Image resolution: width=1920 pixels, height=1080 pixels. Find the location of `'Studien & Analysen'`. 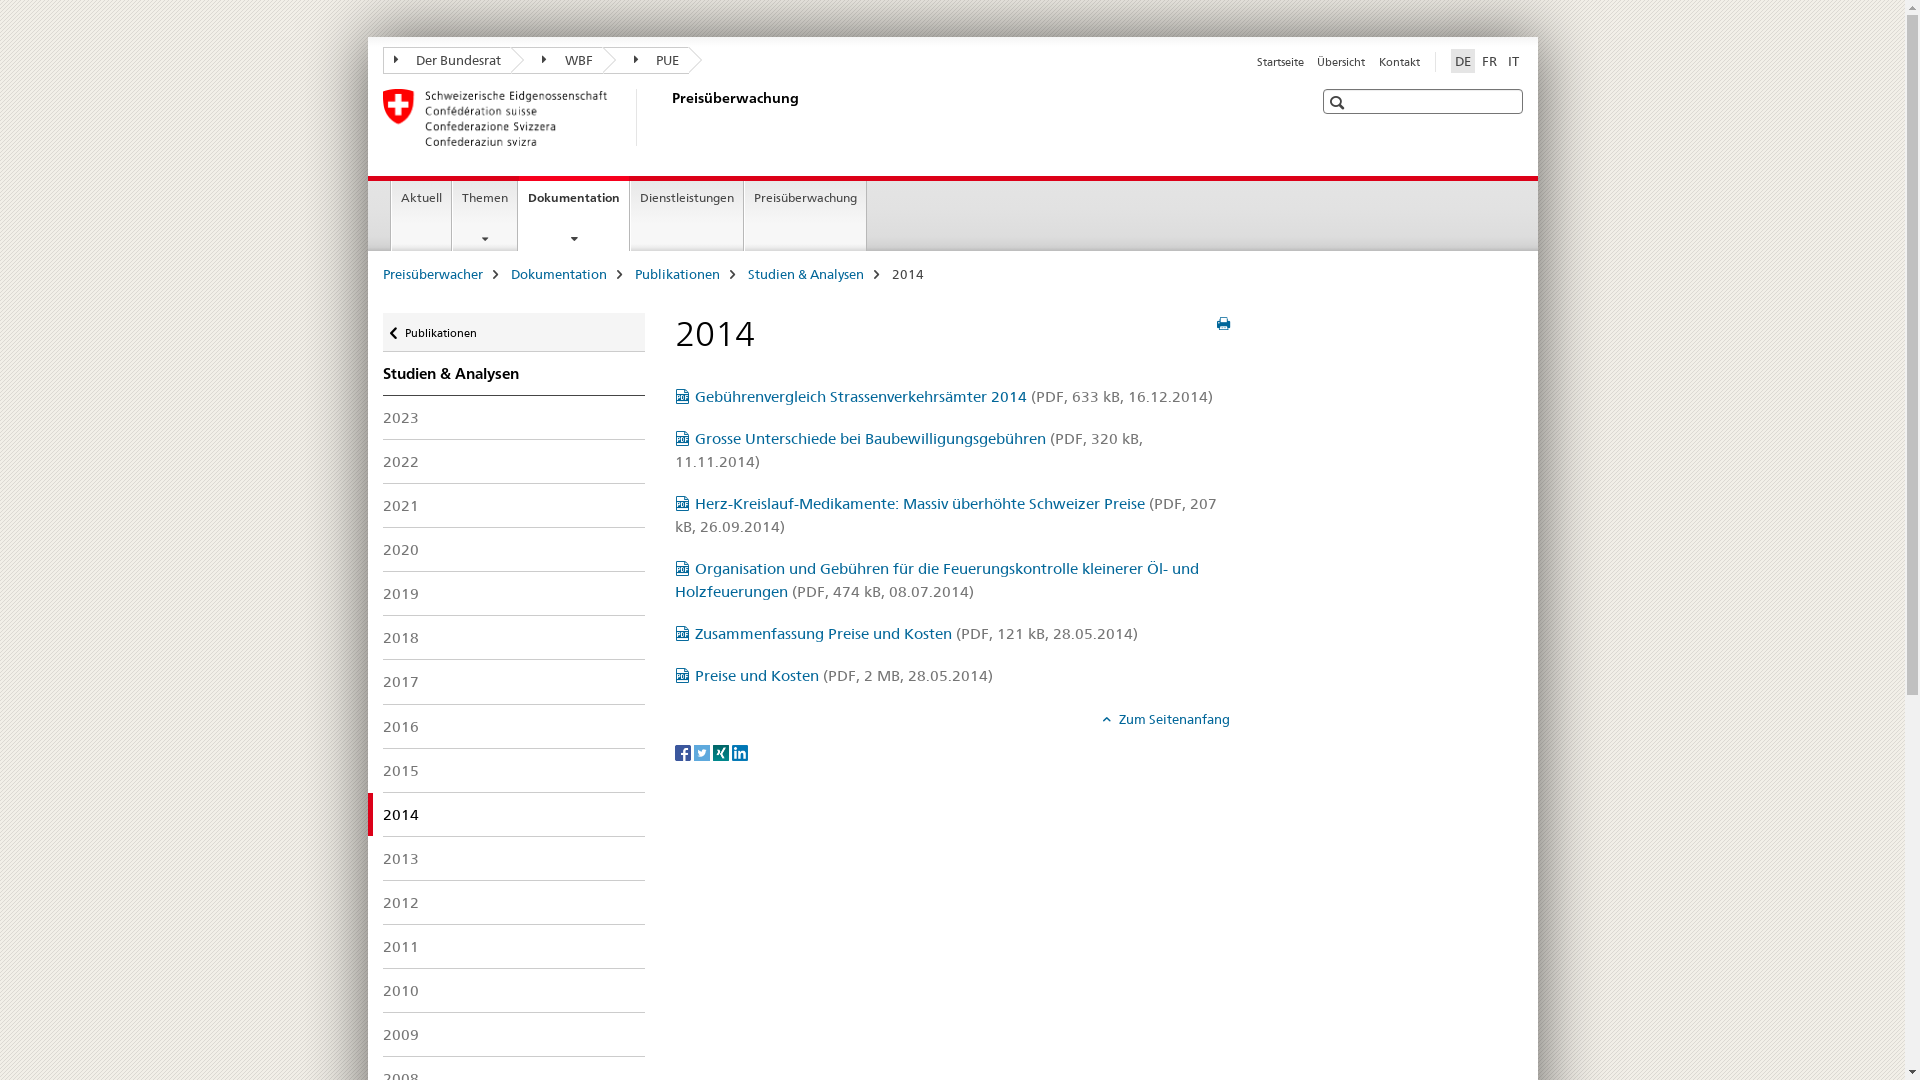

'Studien & Analysen' is located at coordinates (747, 273).